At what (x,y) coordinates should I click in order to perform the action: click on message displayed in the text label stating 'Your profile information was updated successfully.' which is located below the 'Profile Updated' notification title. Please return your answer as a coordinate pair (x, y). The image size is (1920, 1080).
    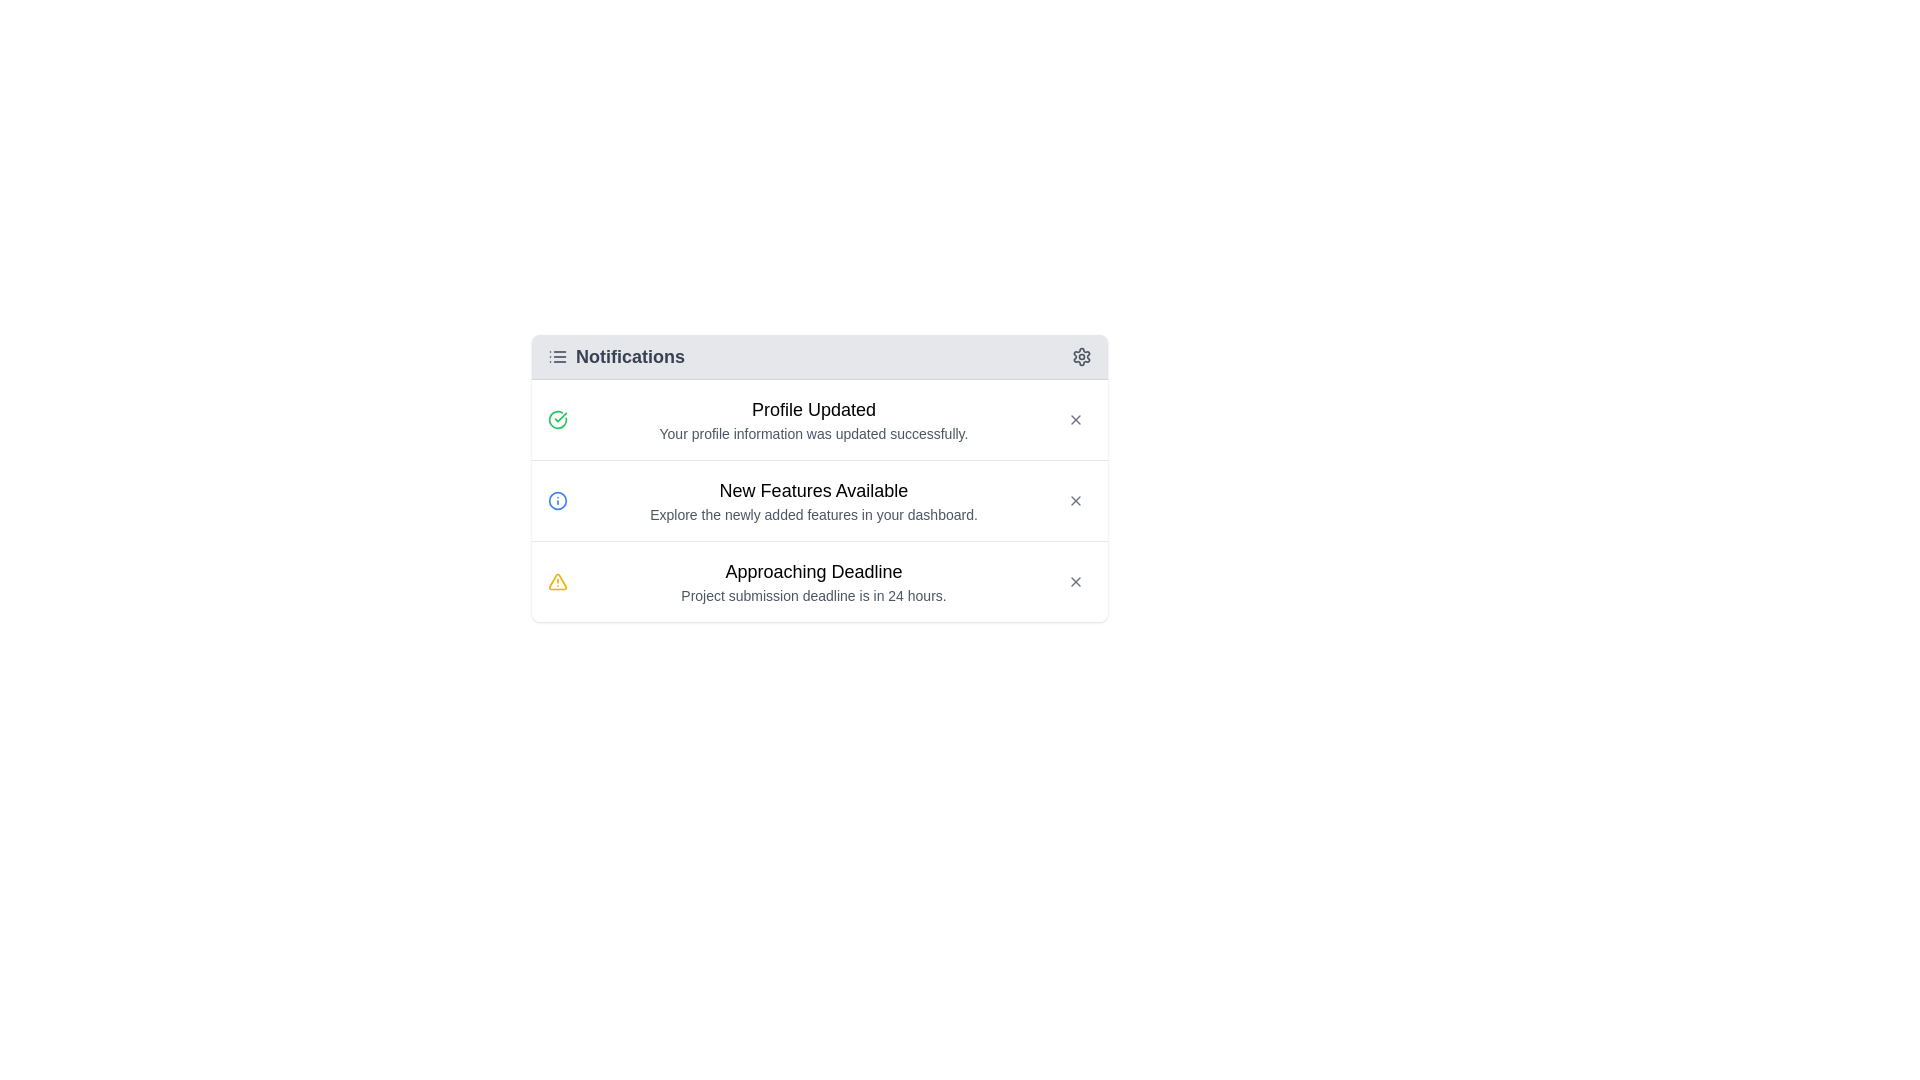
    Looking at the image, I should click on (814, 433).